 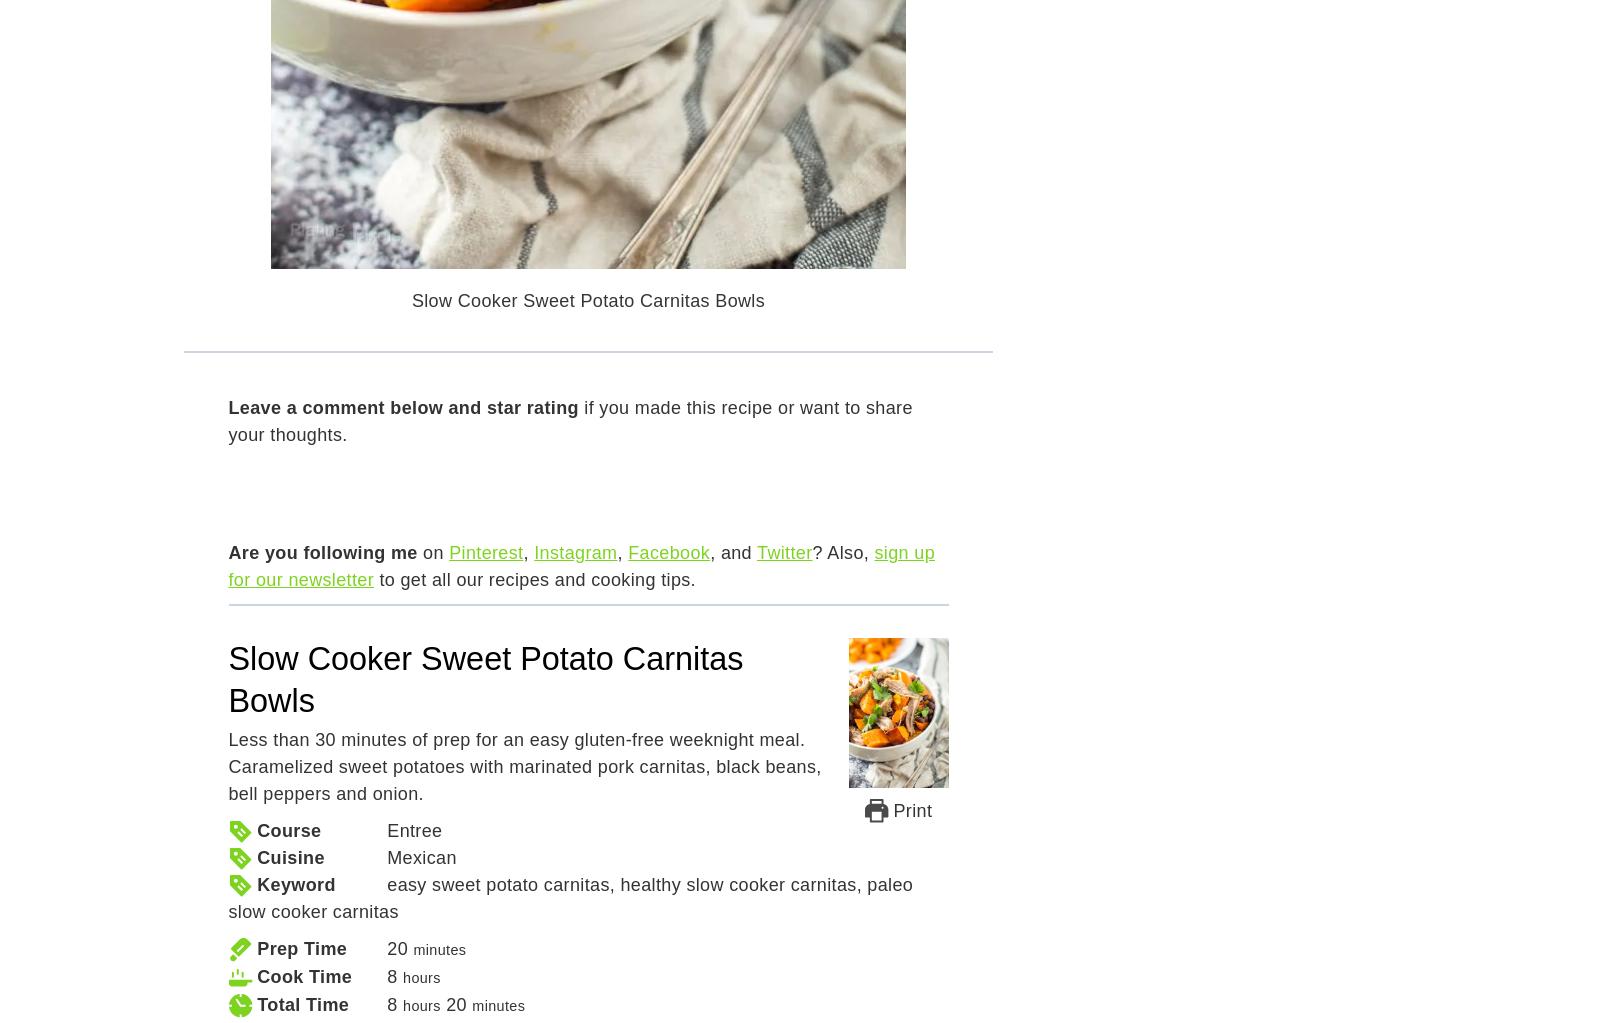 What do you see at coordinates (302, 949) in the screenshot?
I see `'Prep Time'` at bounding box center [302, 949].